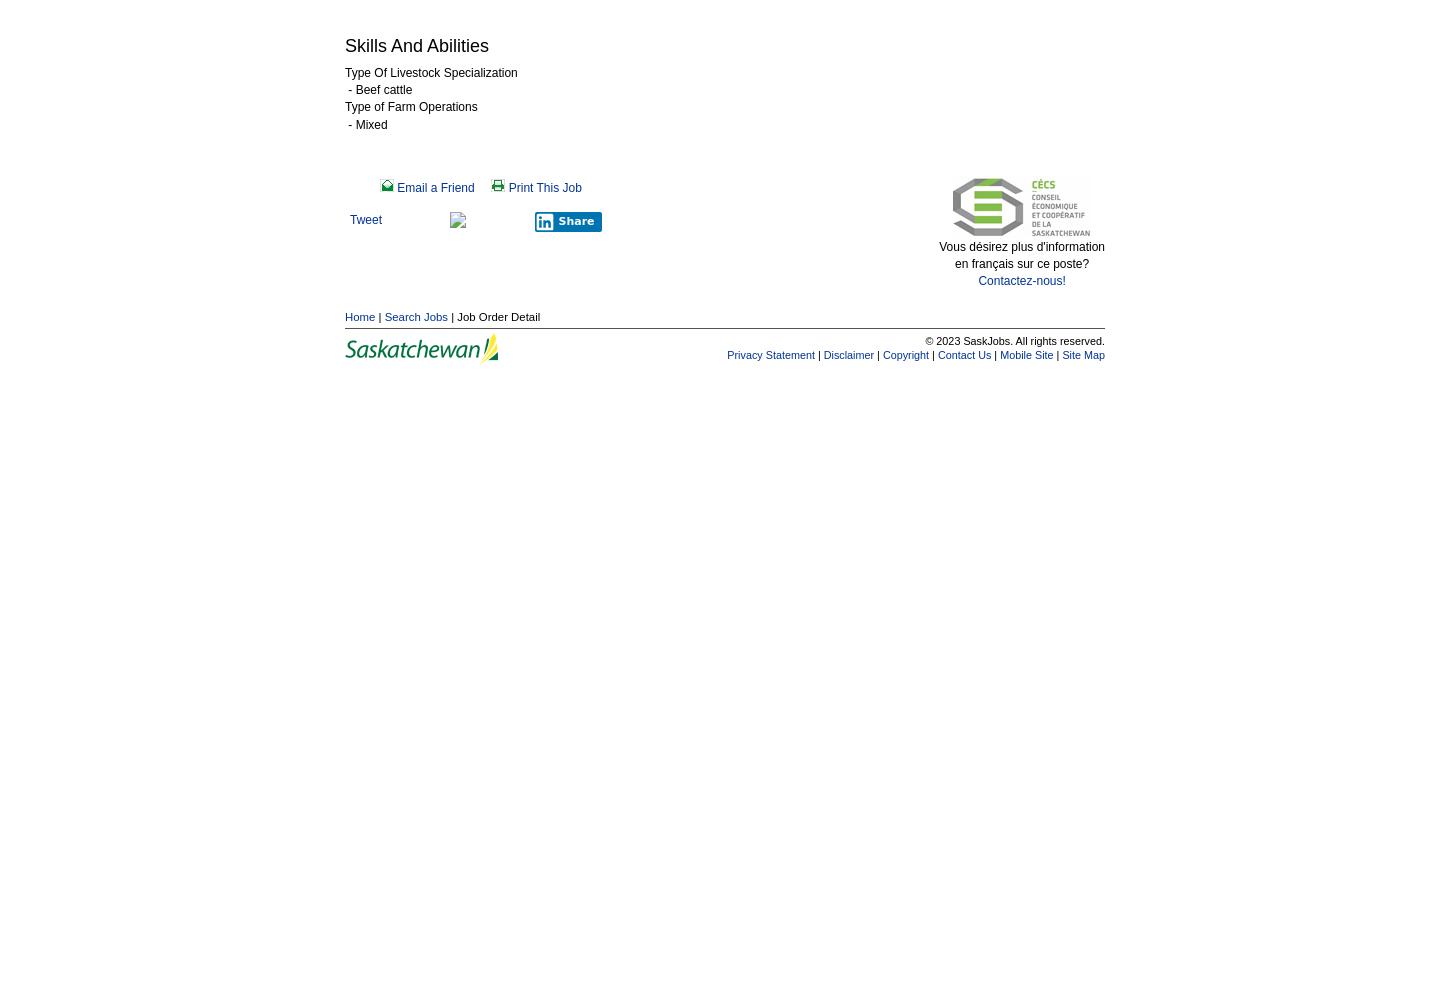 This screenshot has width=1450, height=1000. Describe the element at coordinates (1021, 245) in the screenshot. I see `'Vous désirez plus d'information'` at that location.